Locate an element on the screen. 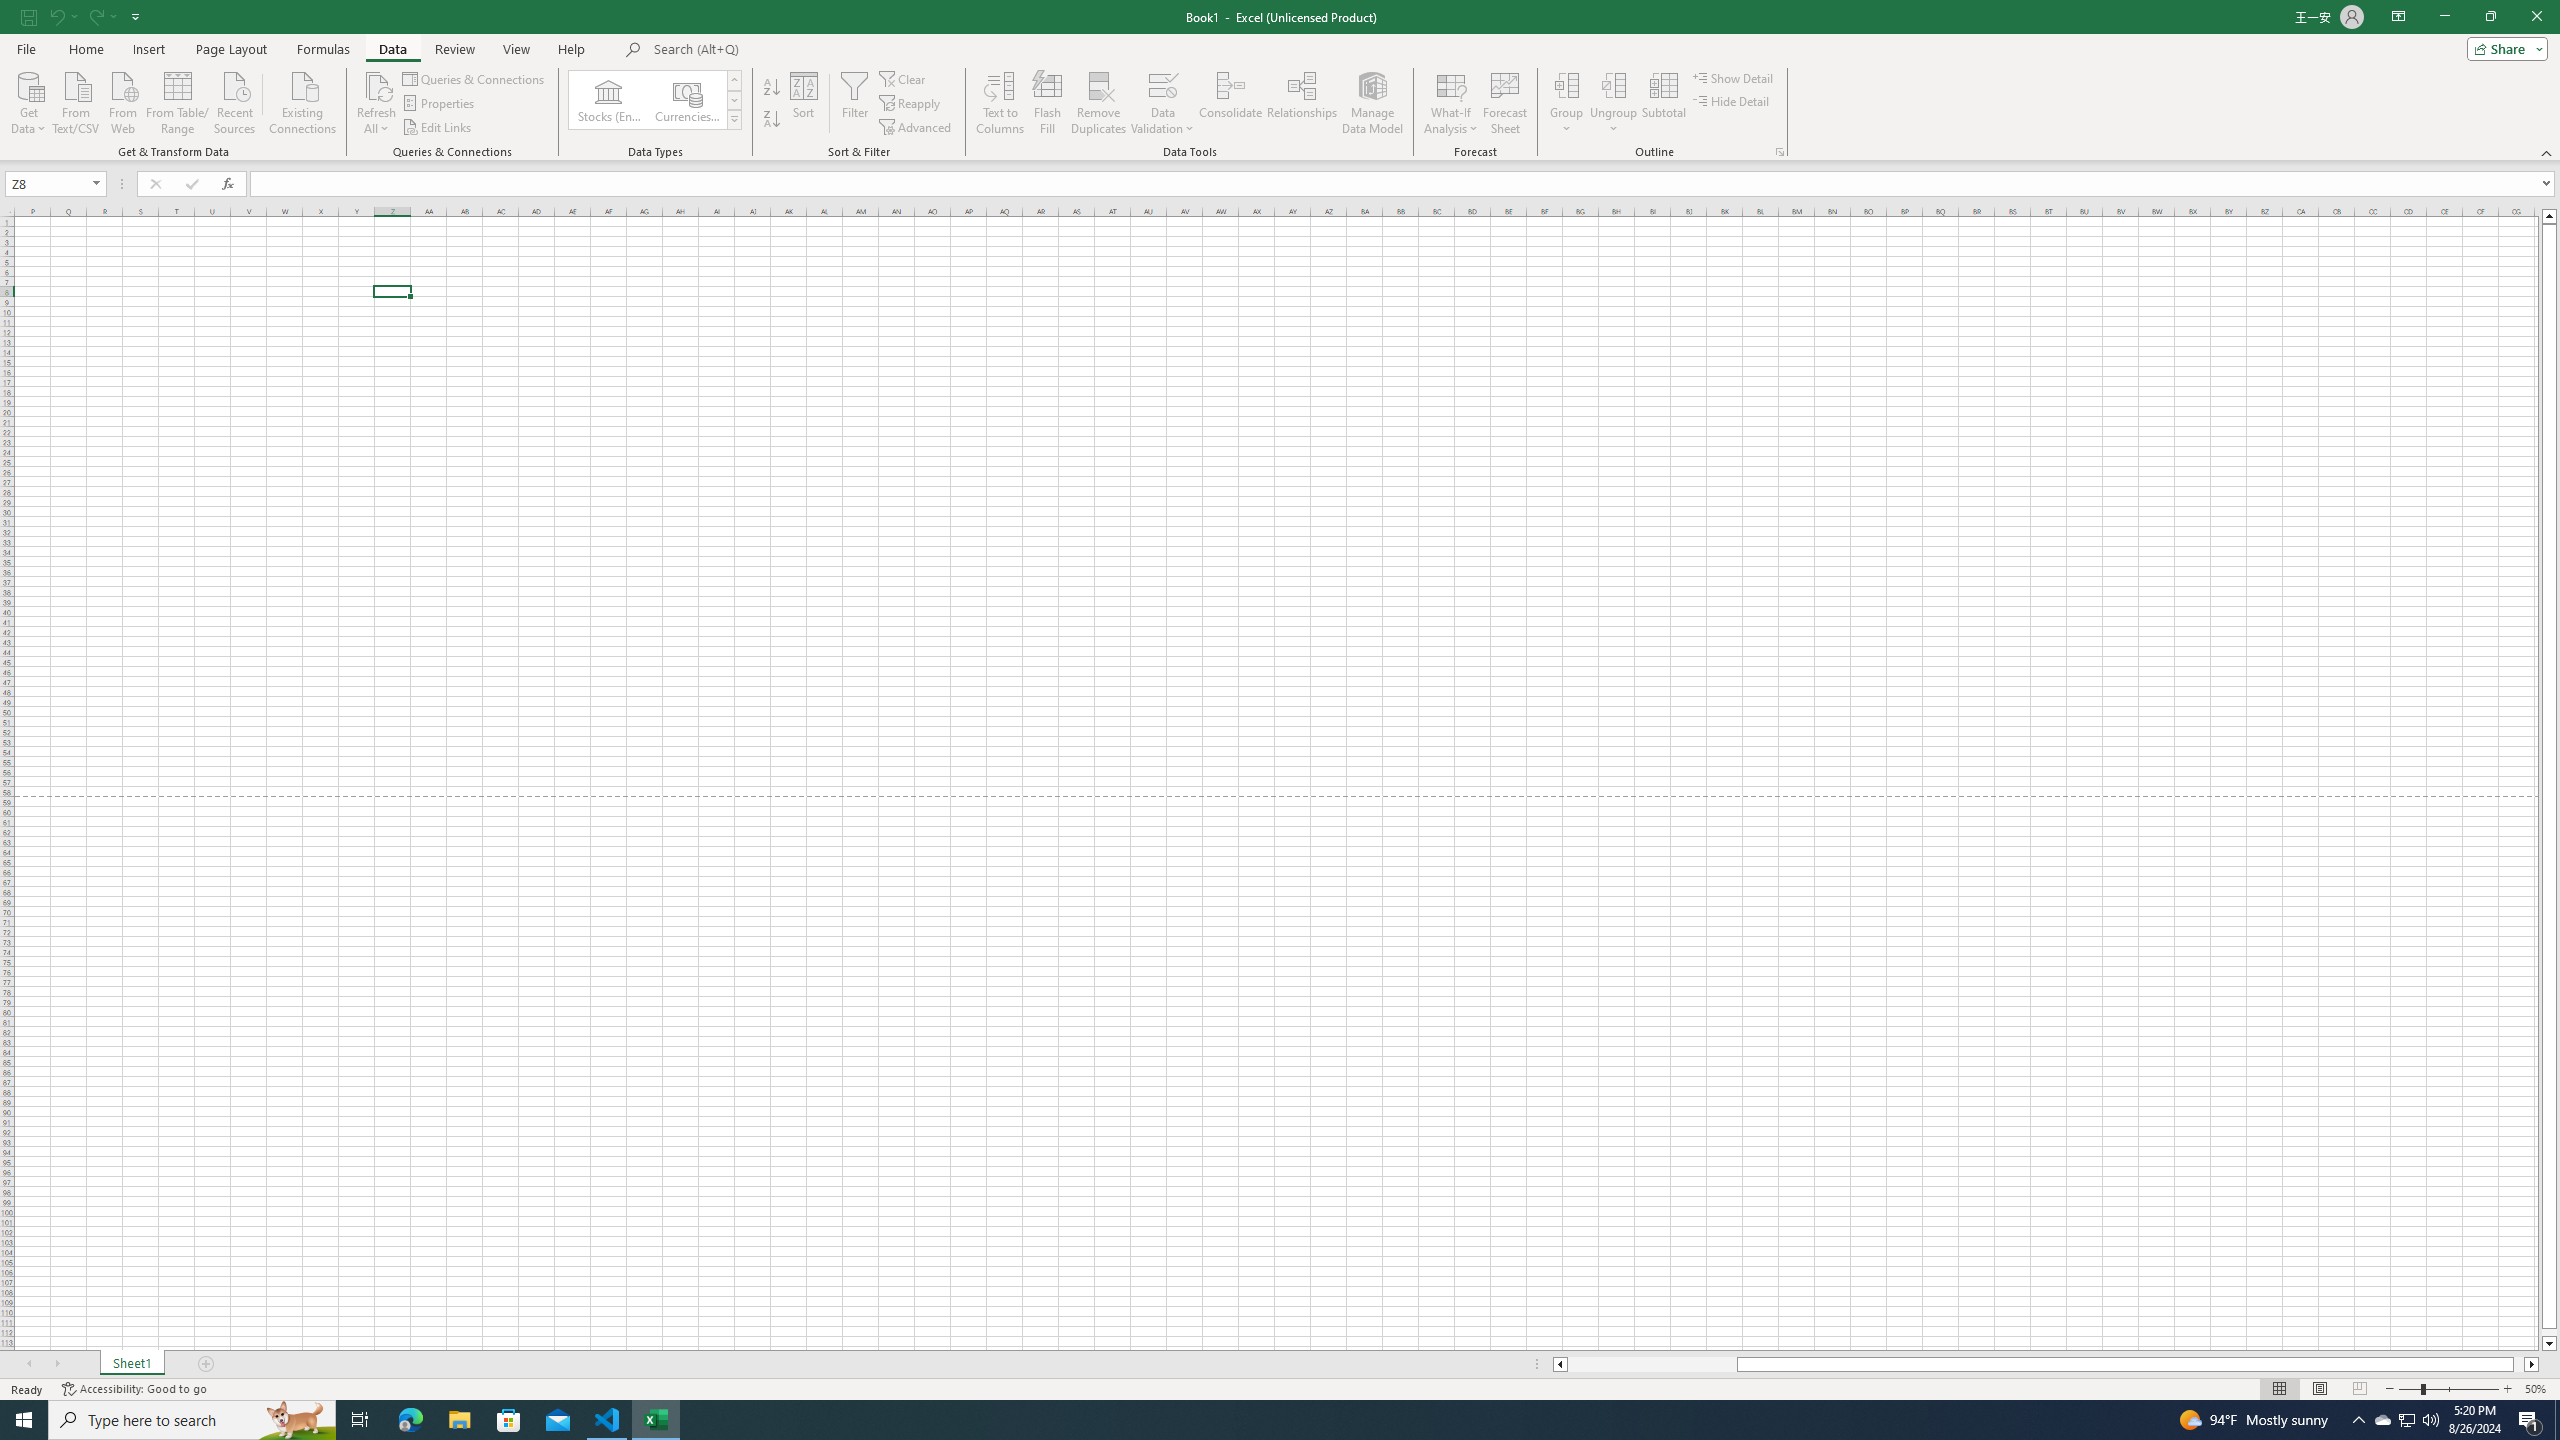 This screenshot has height=1440, width=2560. 'Stocks (English)' is located at coordinates (608, 99).